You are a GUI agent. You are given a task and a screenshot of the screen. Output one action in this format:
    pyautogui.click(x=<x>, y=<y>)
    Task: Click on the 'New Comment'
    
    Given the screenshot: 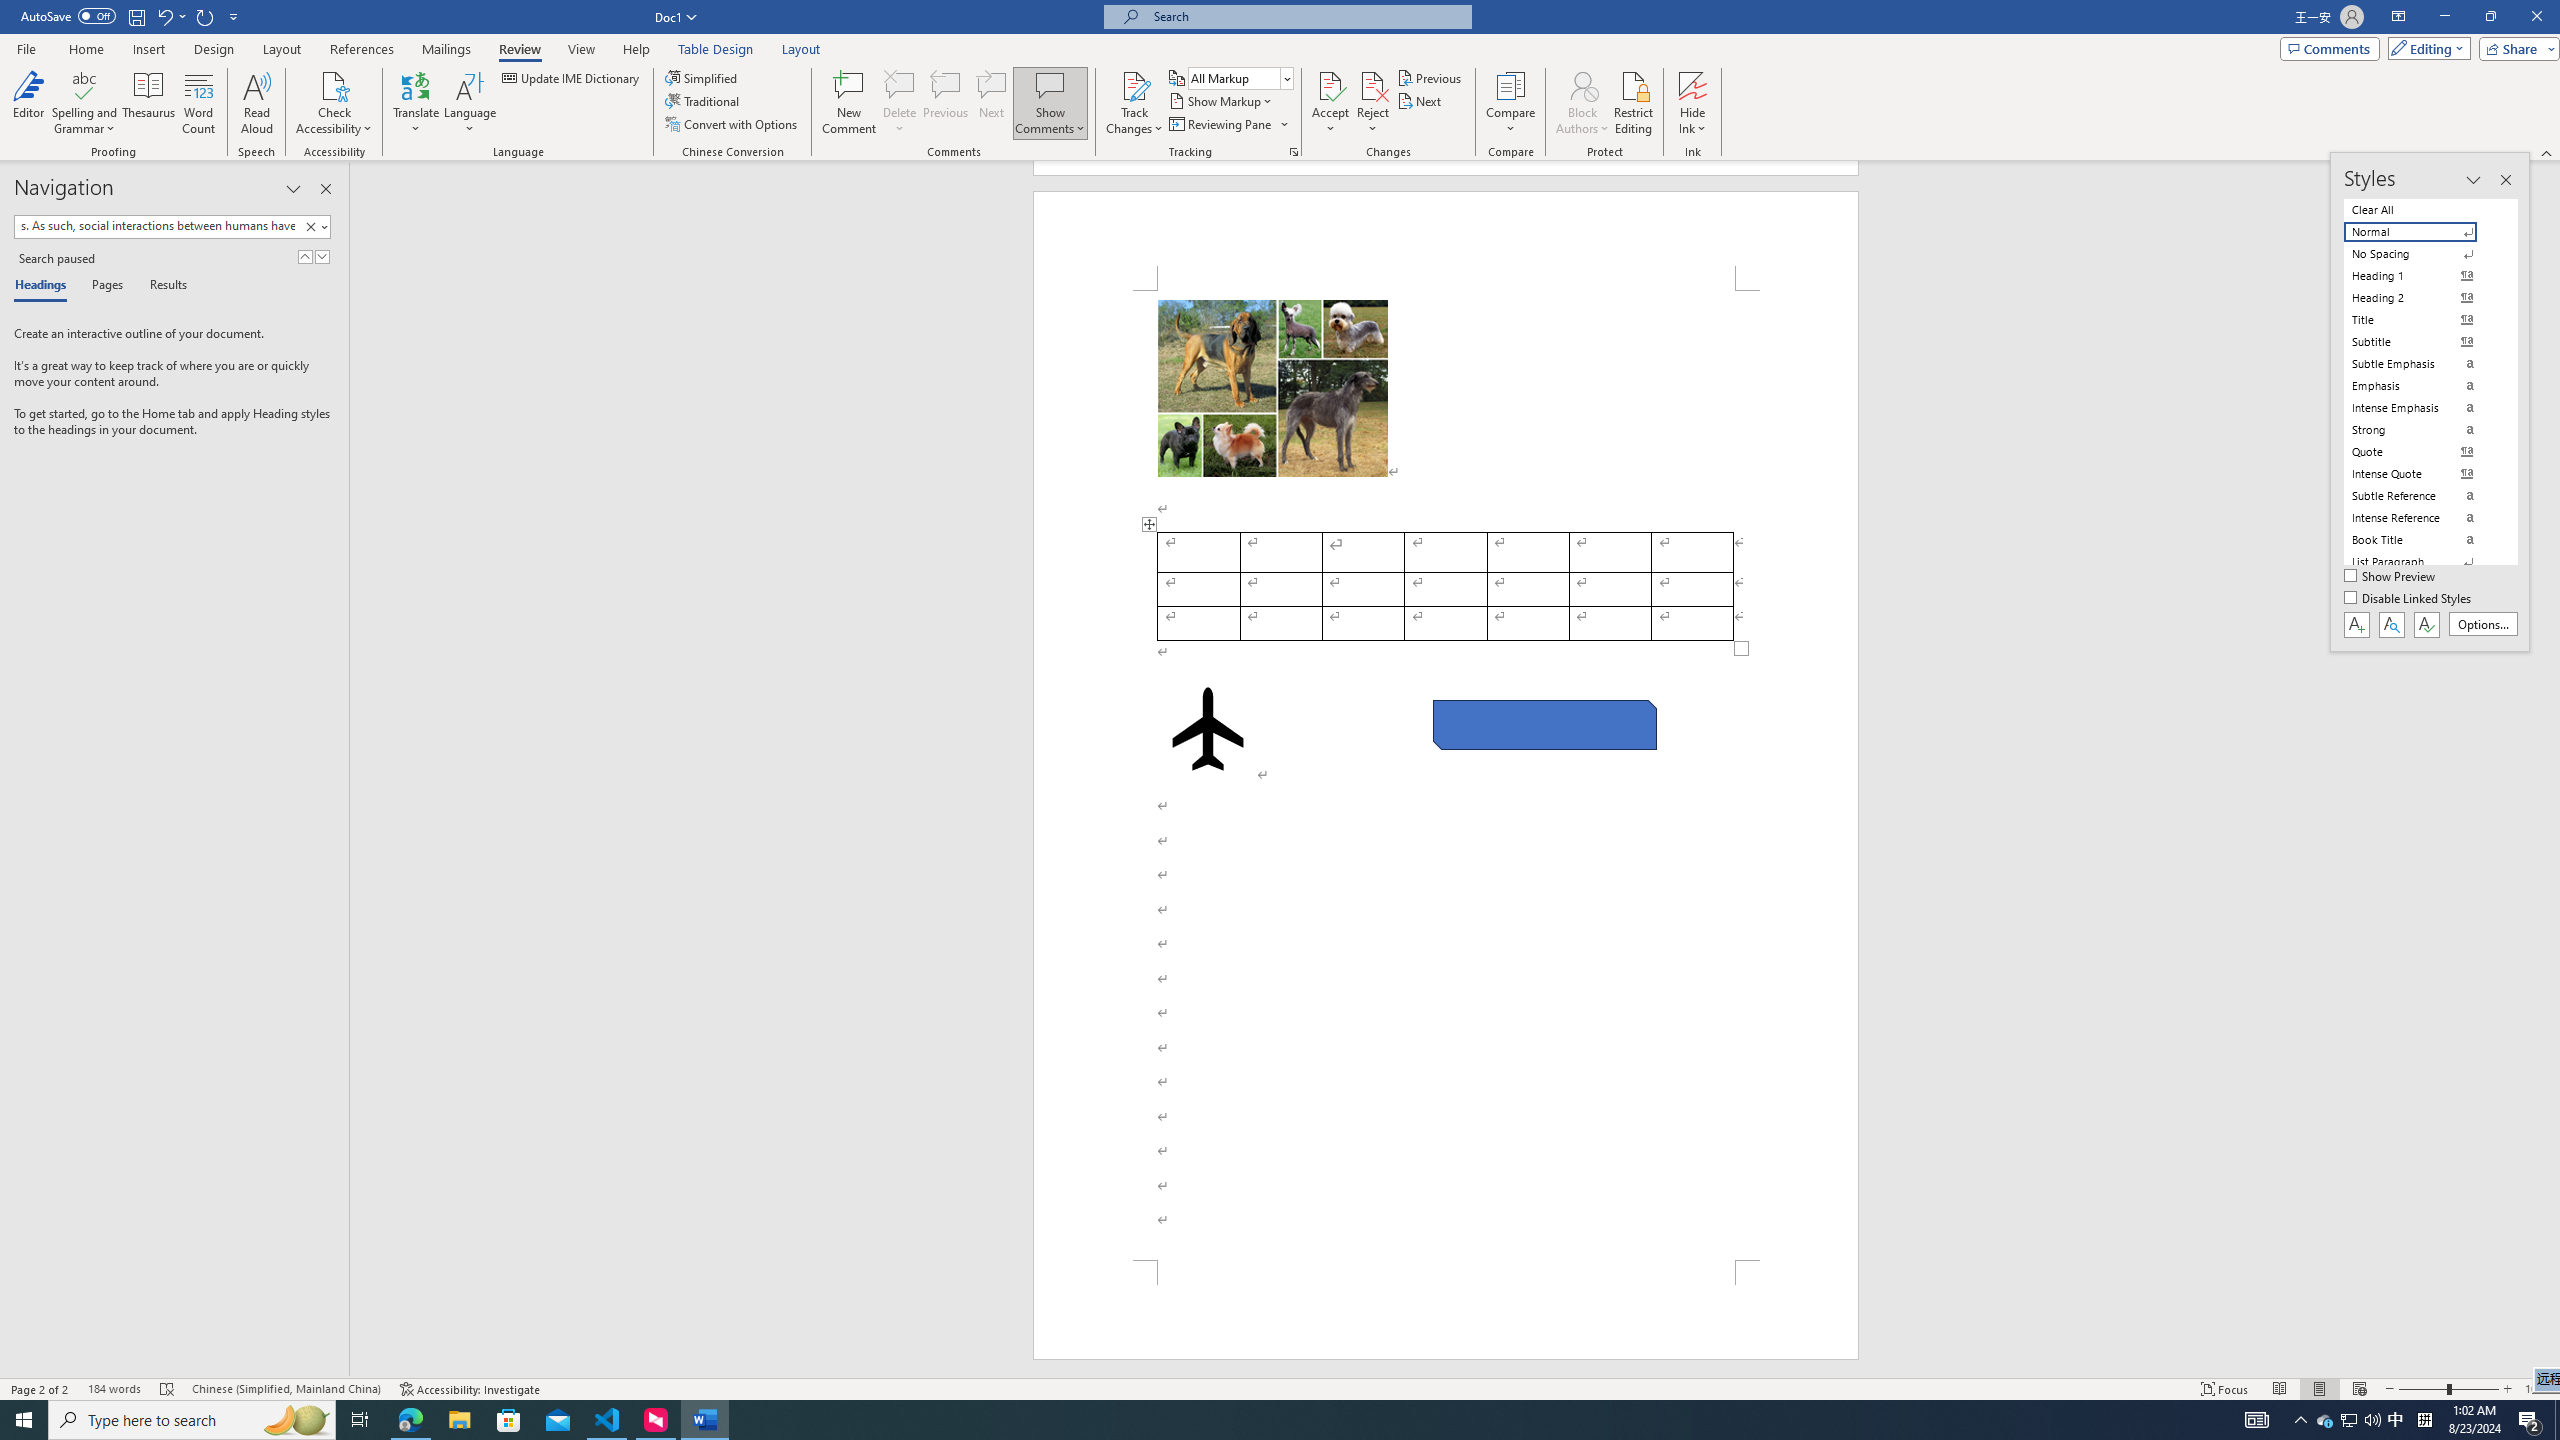 What is the action you would take?
    pyautogui.click(x=847, y=103)
    